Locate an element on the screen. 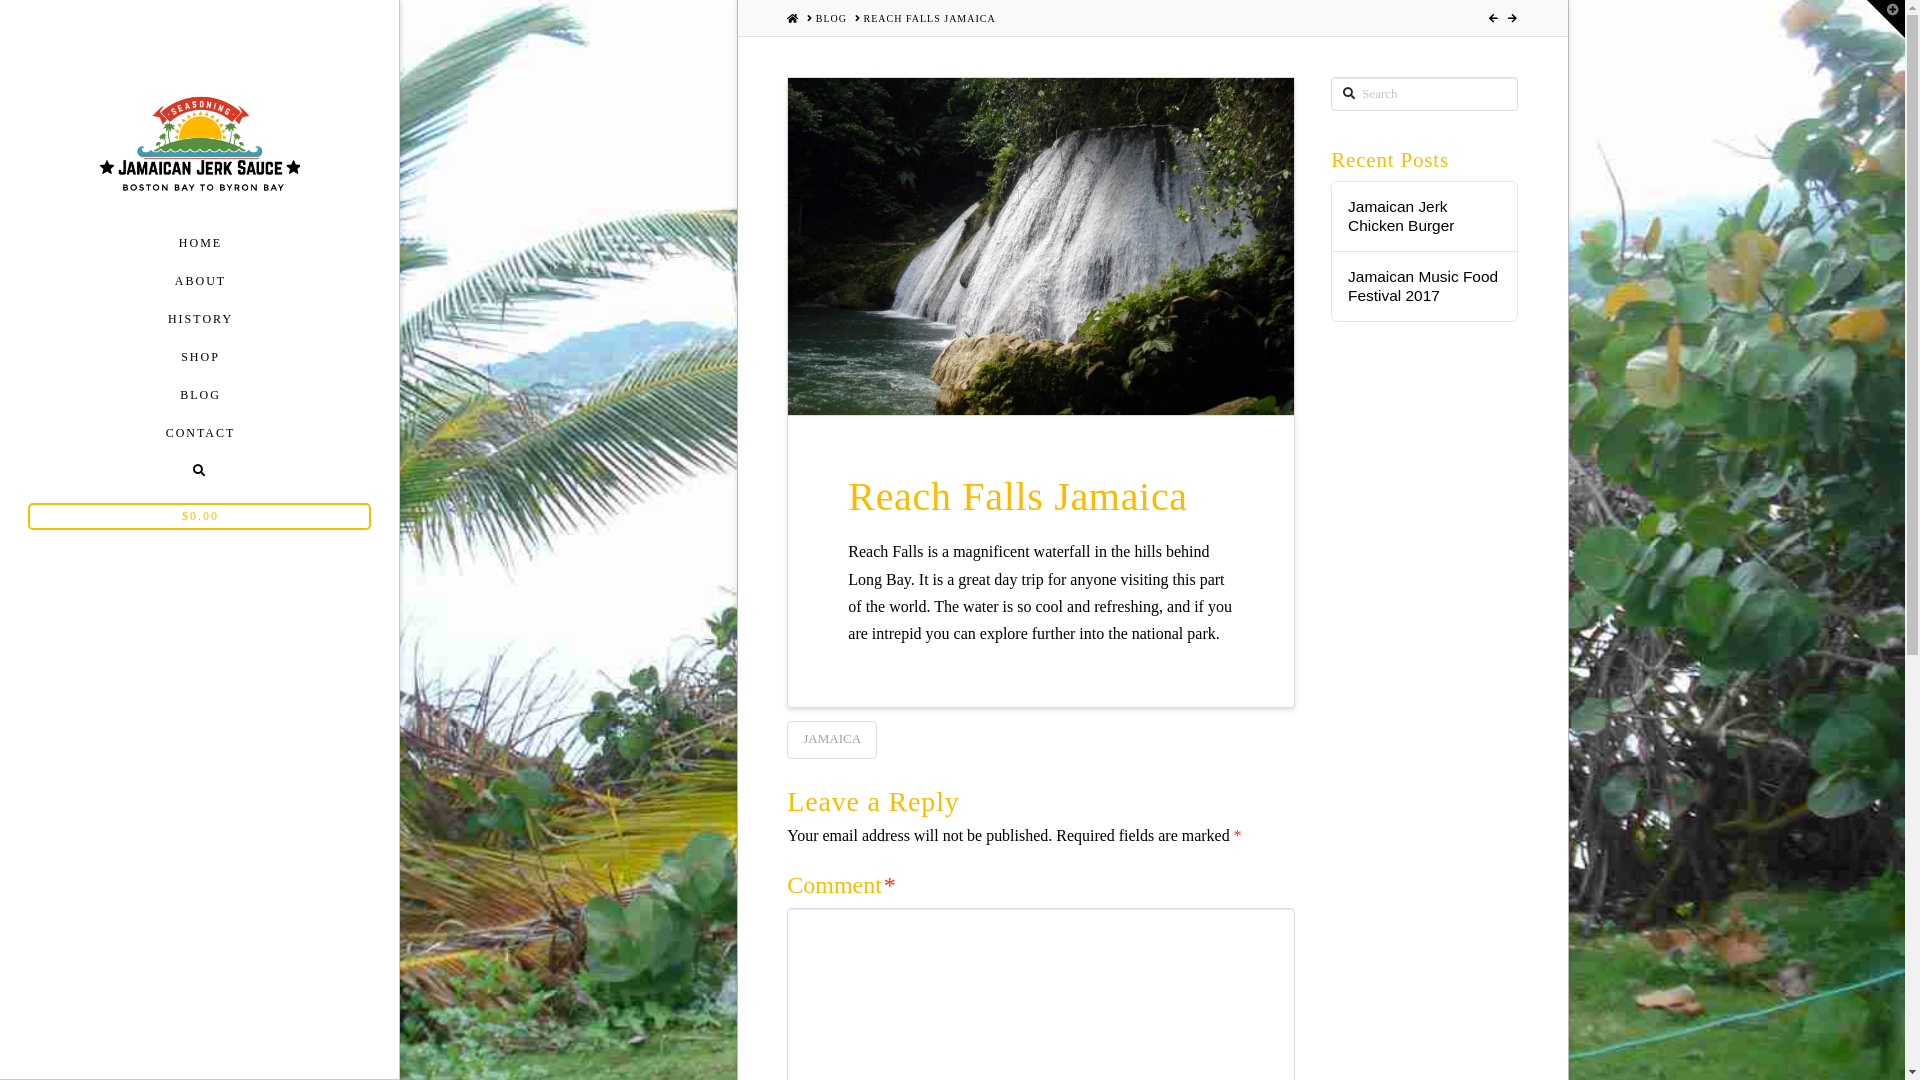 This screenshot has width=1920, height=1080. 'Jamaican Jerk Chicken Burger' is located at coordinates (1348, 216).